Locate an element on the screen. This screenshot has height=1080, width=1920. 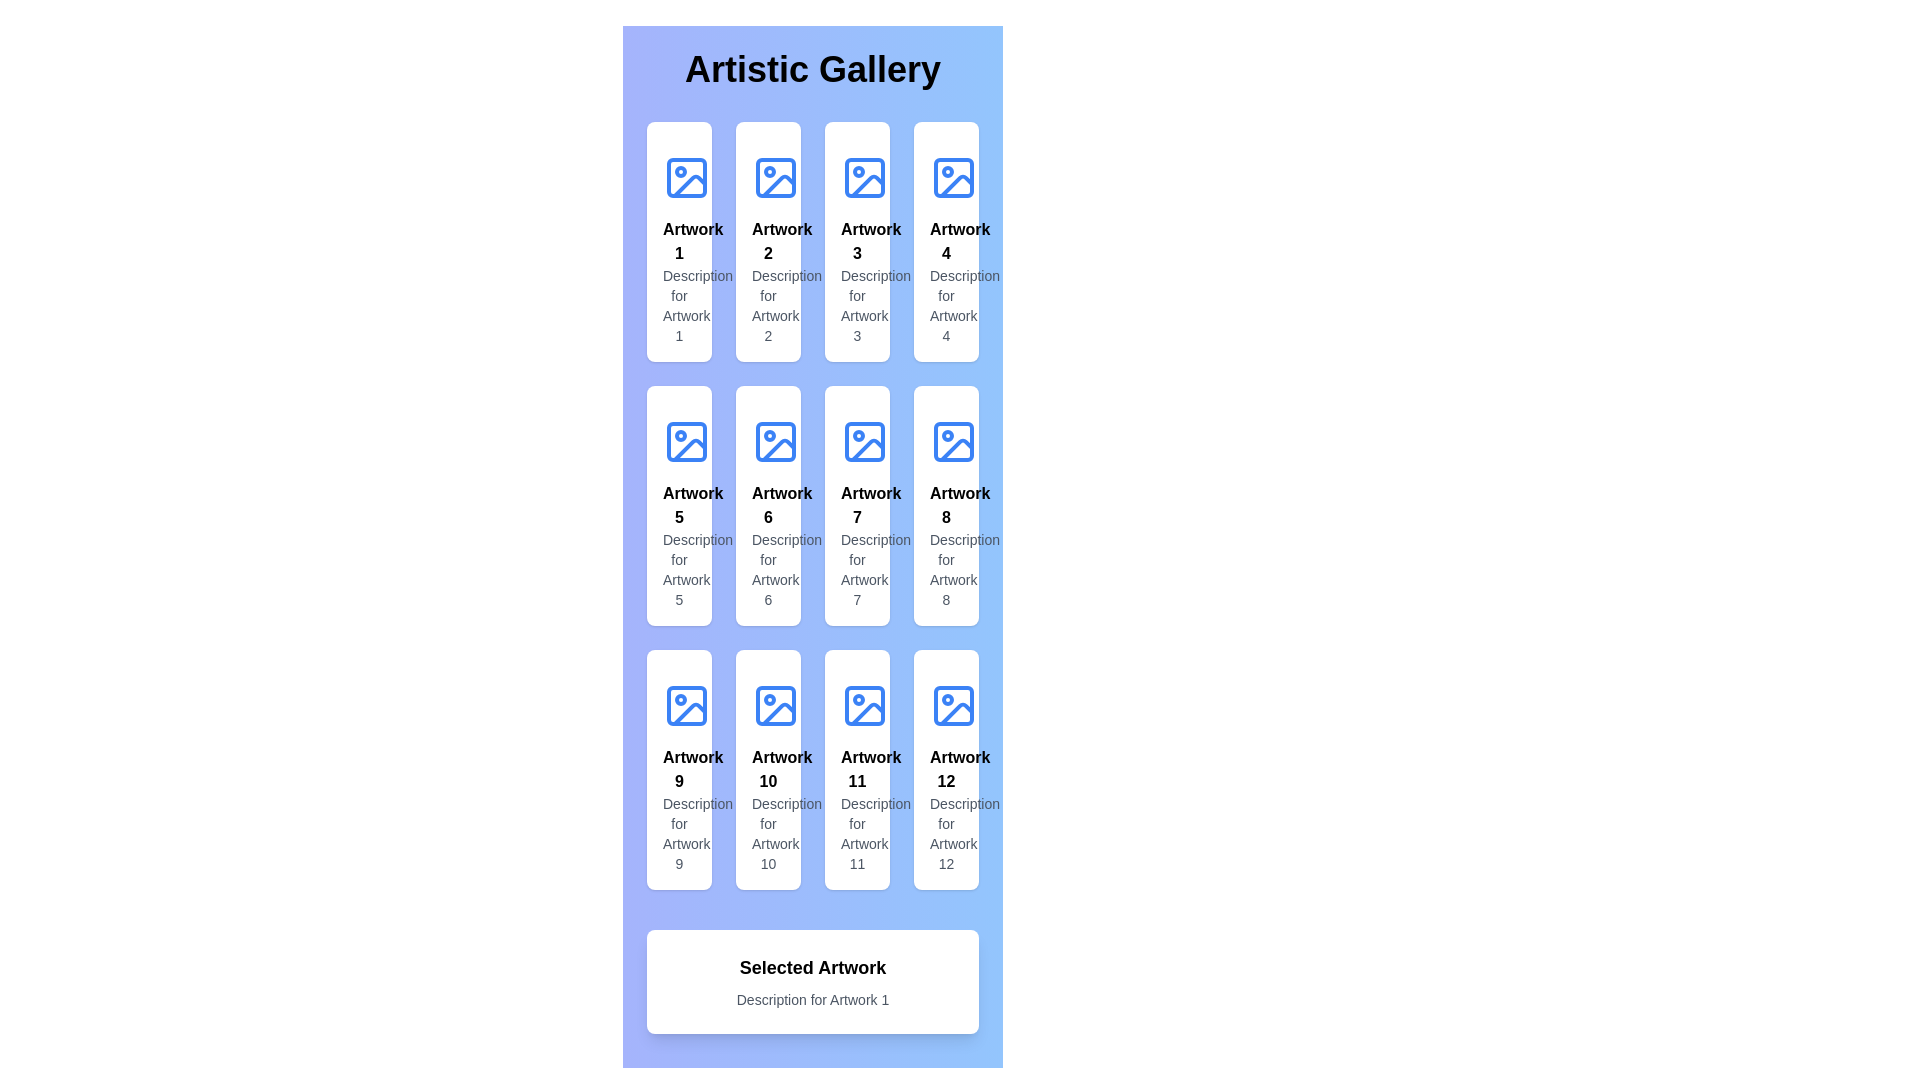
descriptive text block located at the bottom of the card labeled 'Artwork 9', which provides additional context about the artwork is located at coordinates (679, 833).